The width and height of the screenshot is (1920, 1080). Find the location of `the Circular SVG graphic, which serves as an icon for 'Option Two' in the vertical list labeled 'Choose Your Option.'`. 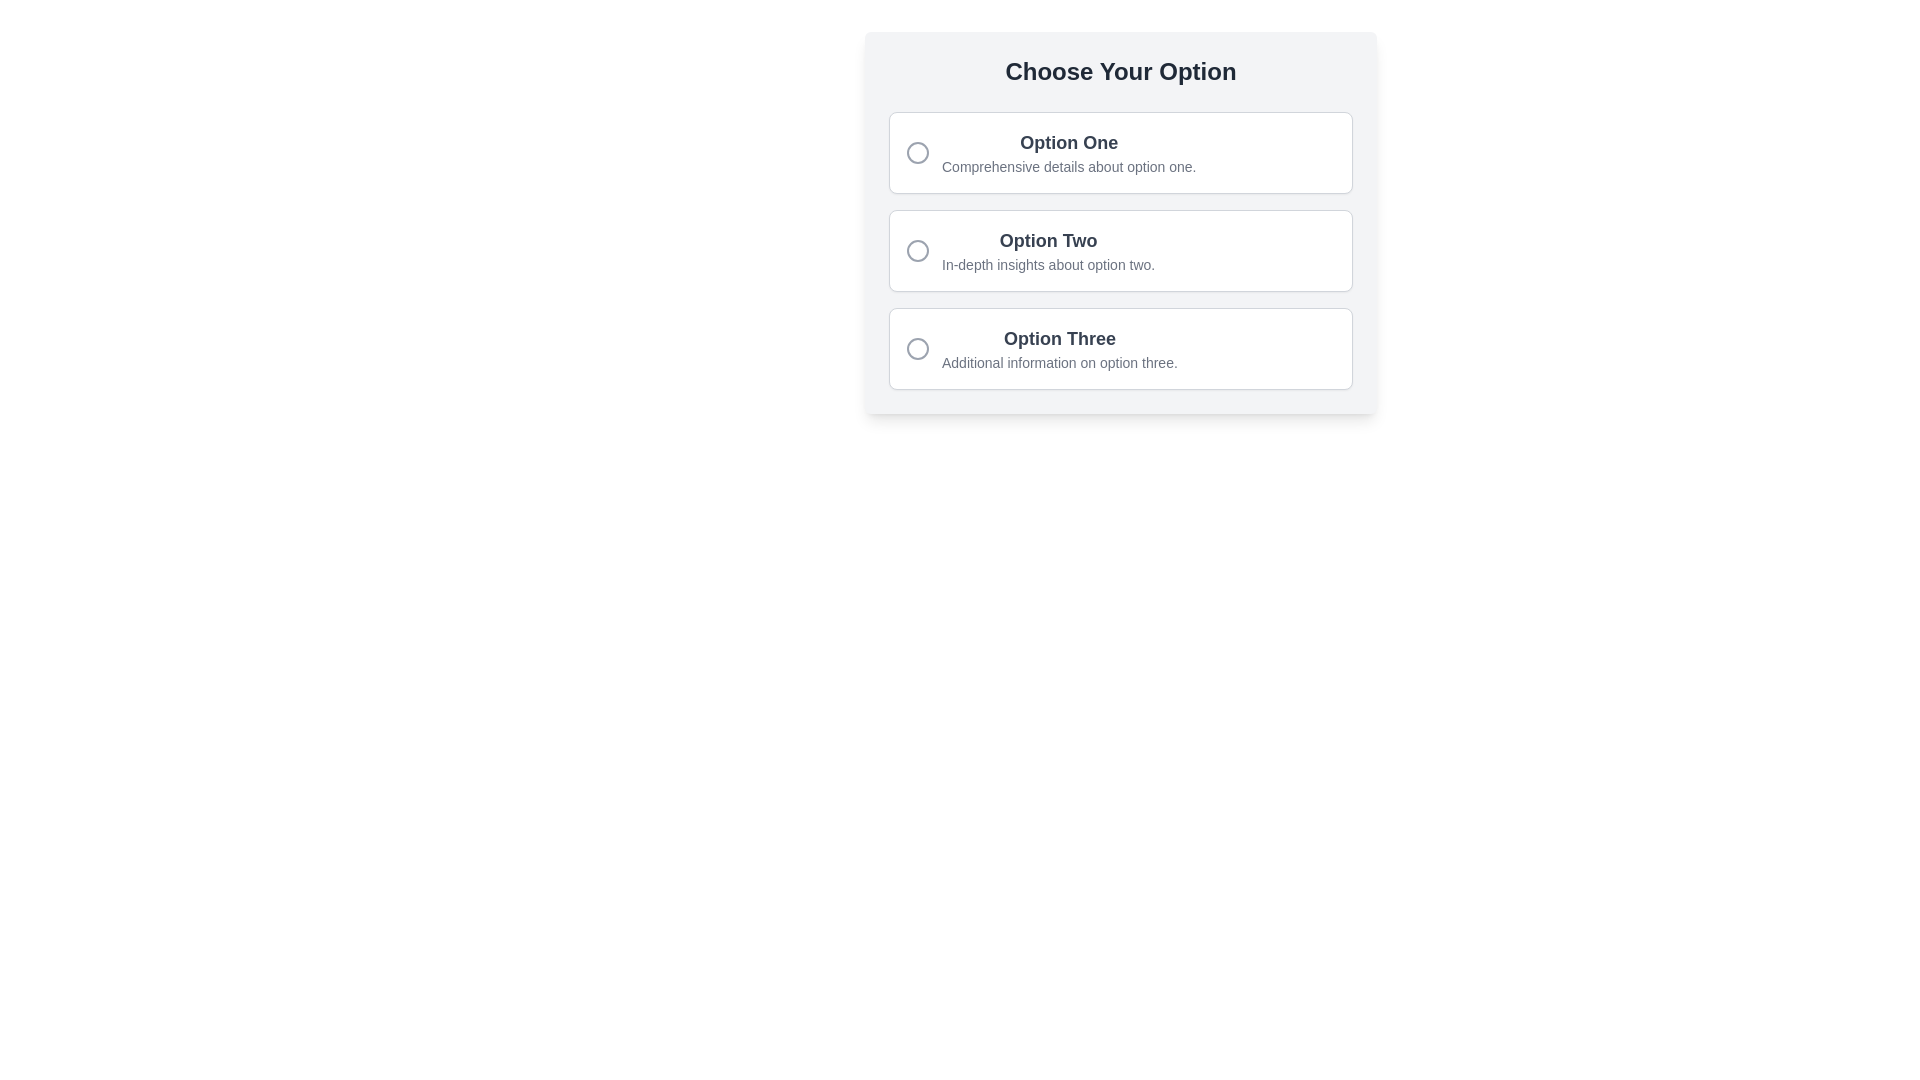

the Circular SVG graphic, which serves as an icon for 'Option Two' in the vertical list labeled 'Choose Your Option.' is located at coordinates (916, 249).